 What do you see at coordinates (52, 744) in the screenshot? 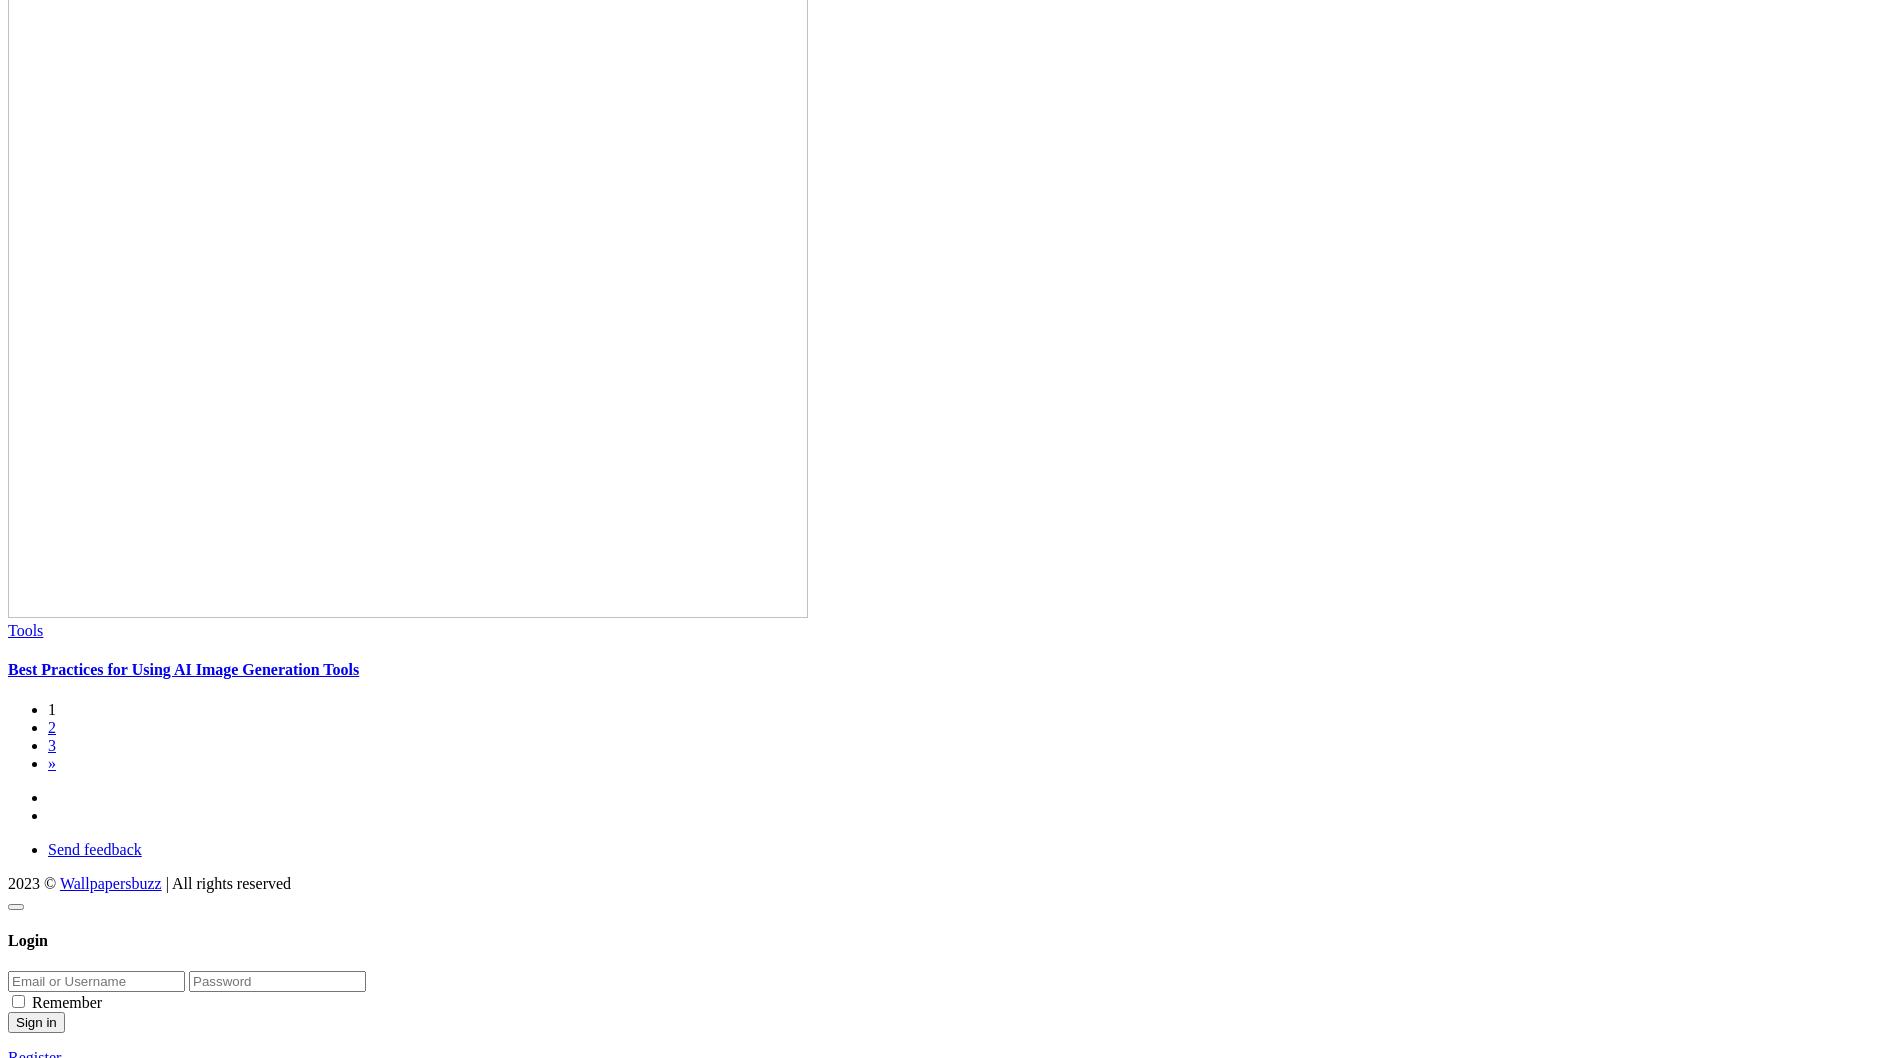
I see `'3'` at bounding box center [52, 744].